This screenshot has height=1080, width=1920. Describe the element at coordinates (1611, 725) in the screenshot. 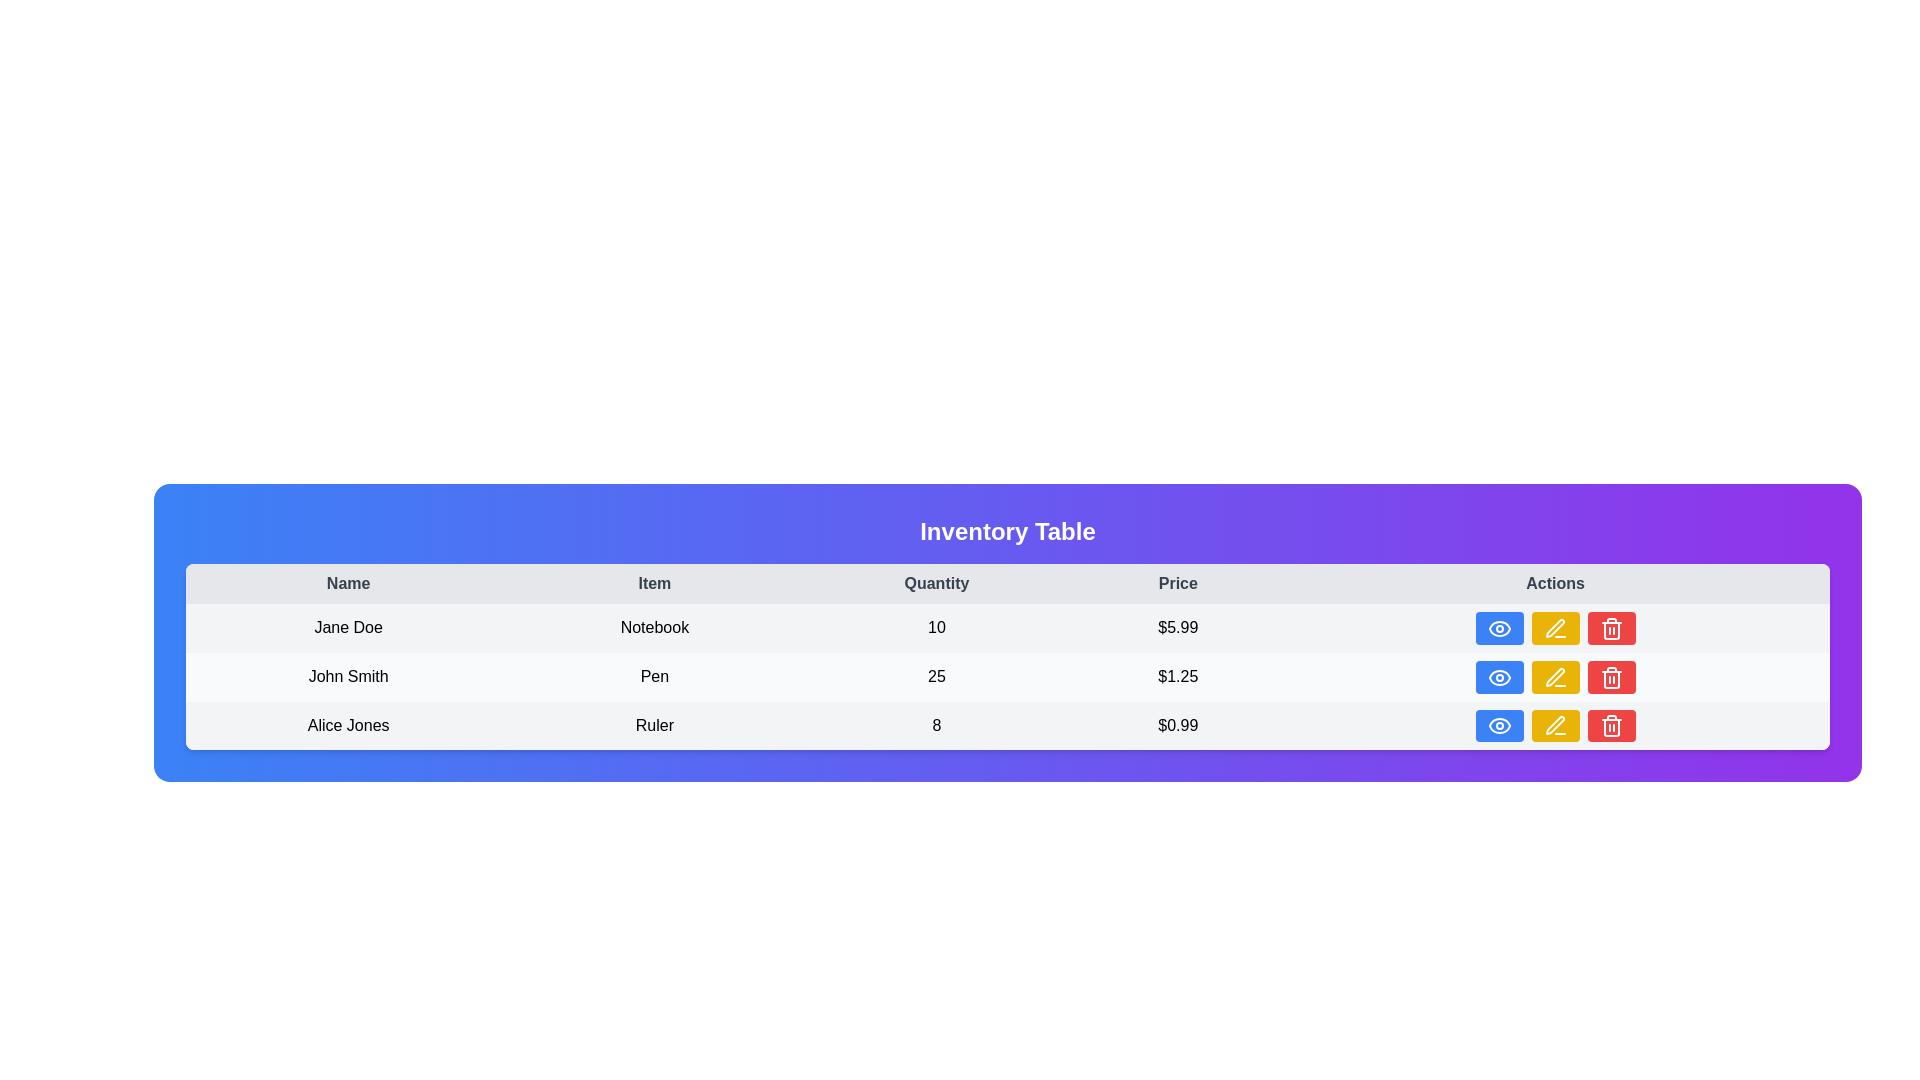

I see `the red delete button with a white trash can icon located under the 'Actions' column in the table` at that location.